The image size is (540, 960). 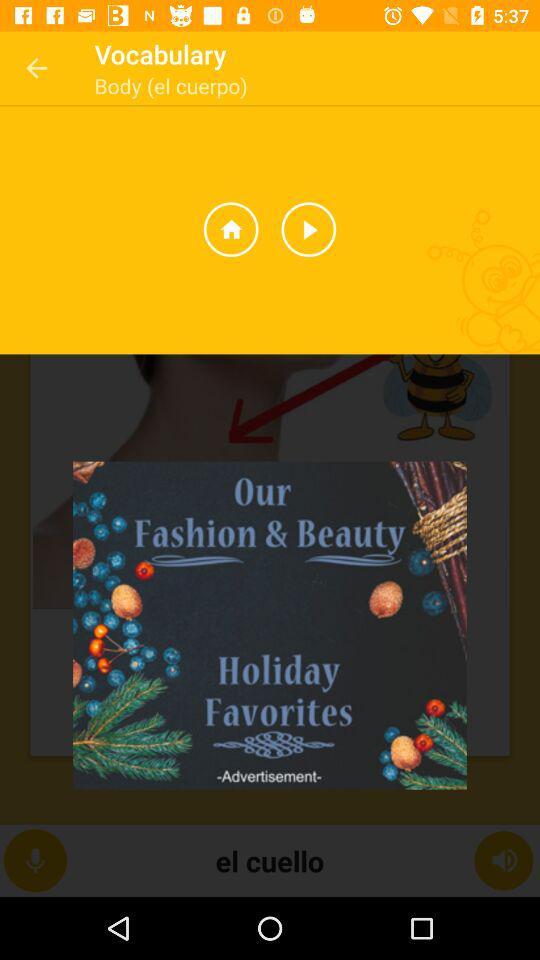 I want to click on the microphone icon, so click(x=35, y=859).